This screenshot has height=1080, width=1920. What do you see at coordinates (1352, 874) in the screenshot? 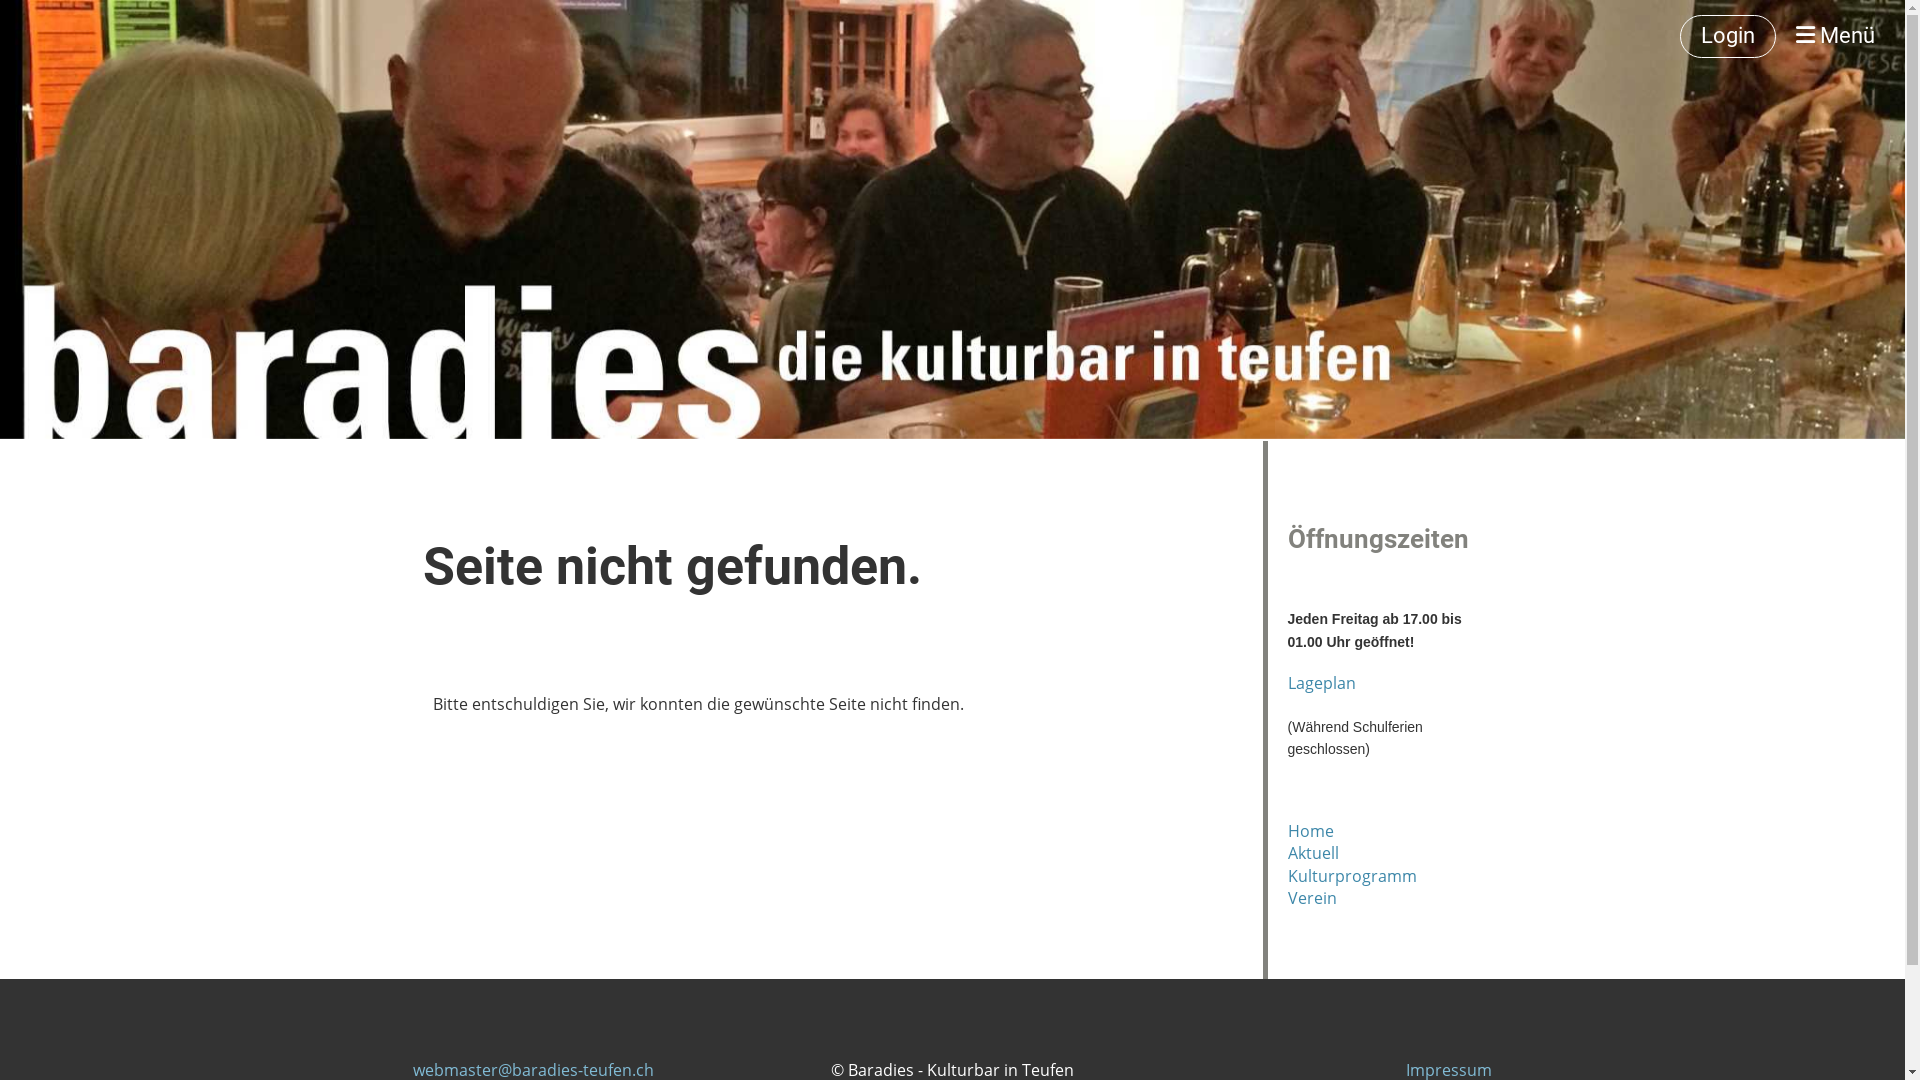
I see `'Kulturprogramm'` at bounding box center [1352, 874].